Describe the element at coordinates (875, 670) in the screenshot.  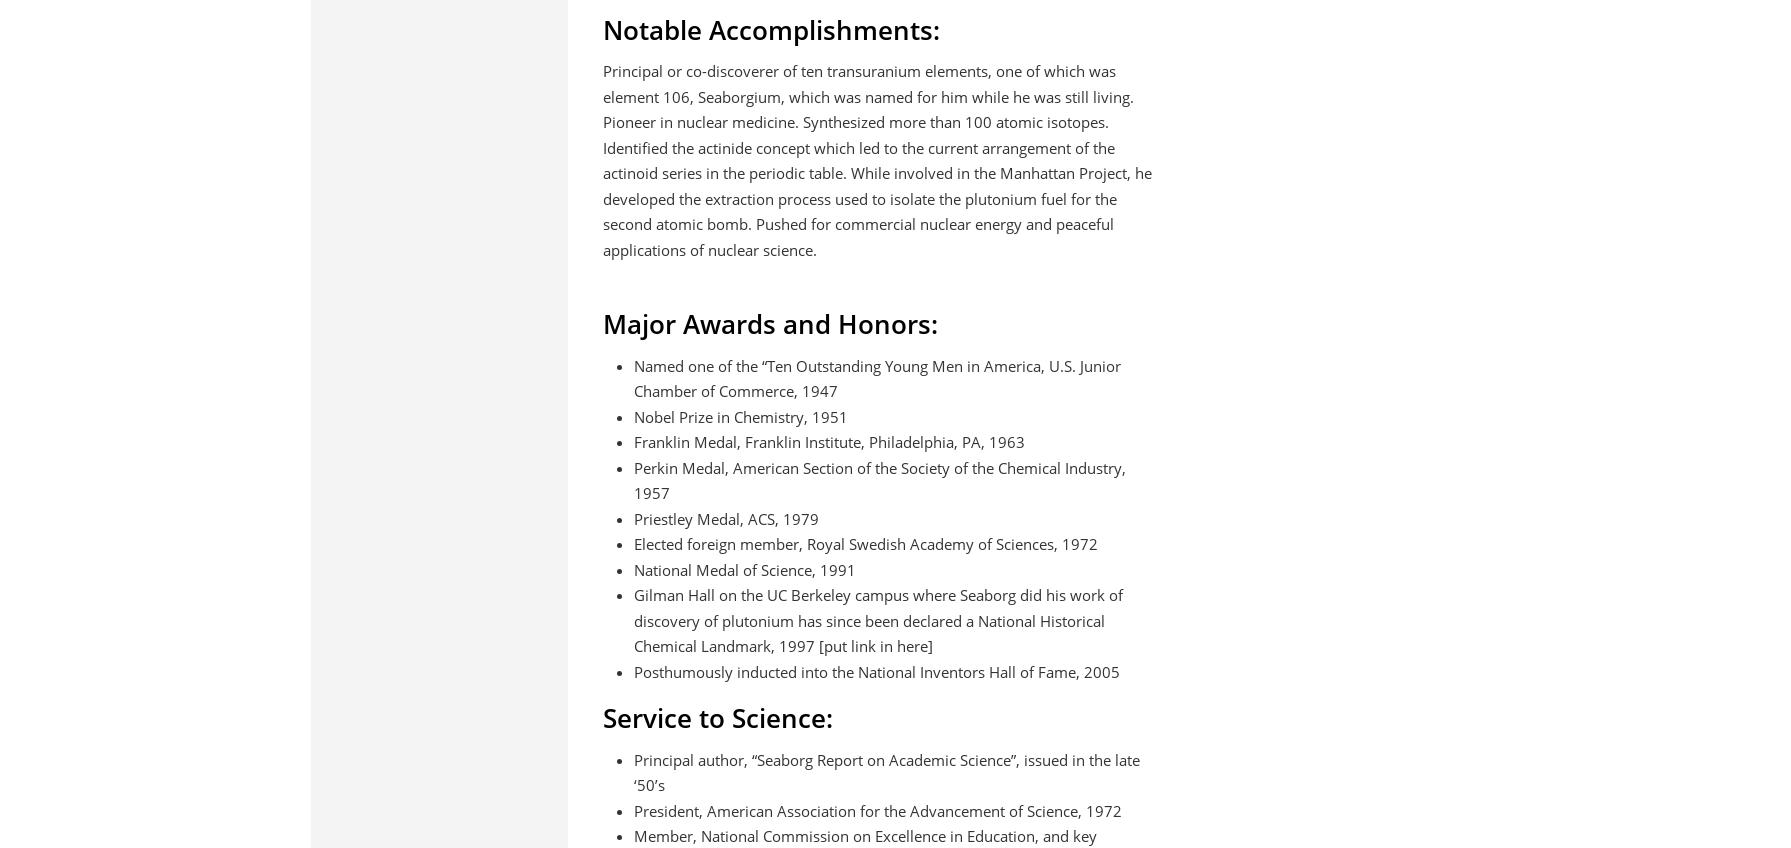
I see `'Posthumously inducted into the National Inventors Hall of Fame, 2005'` at that location.